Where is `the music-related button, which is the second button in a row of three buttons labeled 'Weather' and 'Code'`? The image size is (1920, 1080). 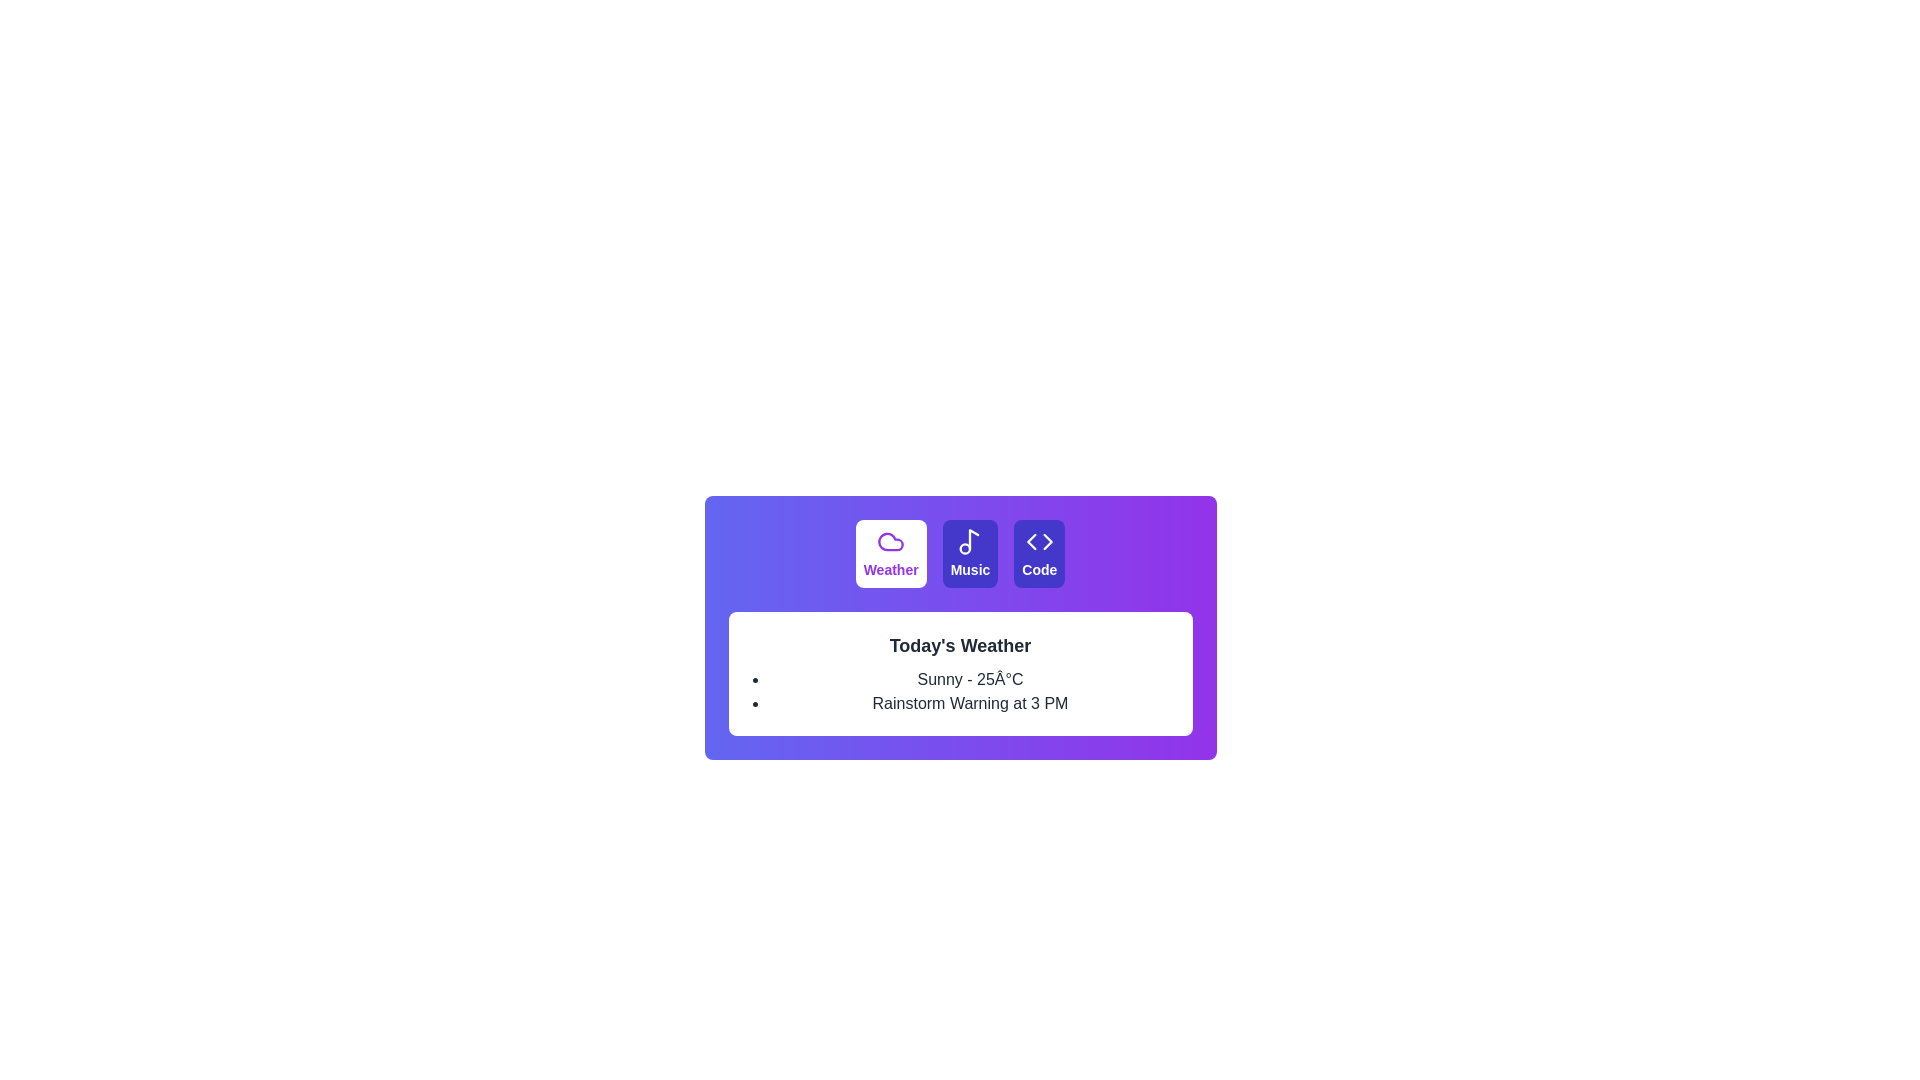
the music-related button, which is the second button in a row of three buttons labeled 'Weather' and 'Code' is located at coordinates (970, 554).